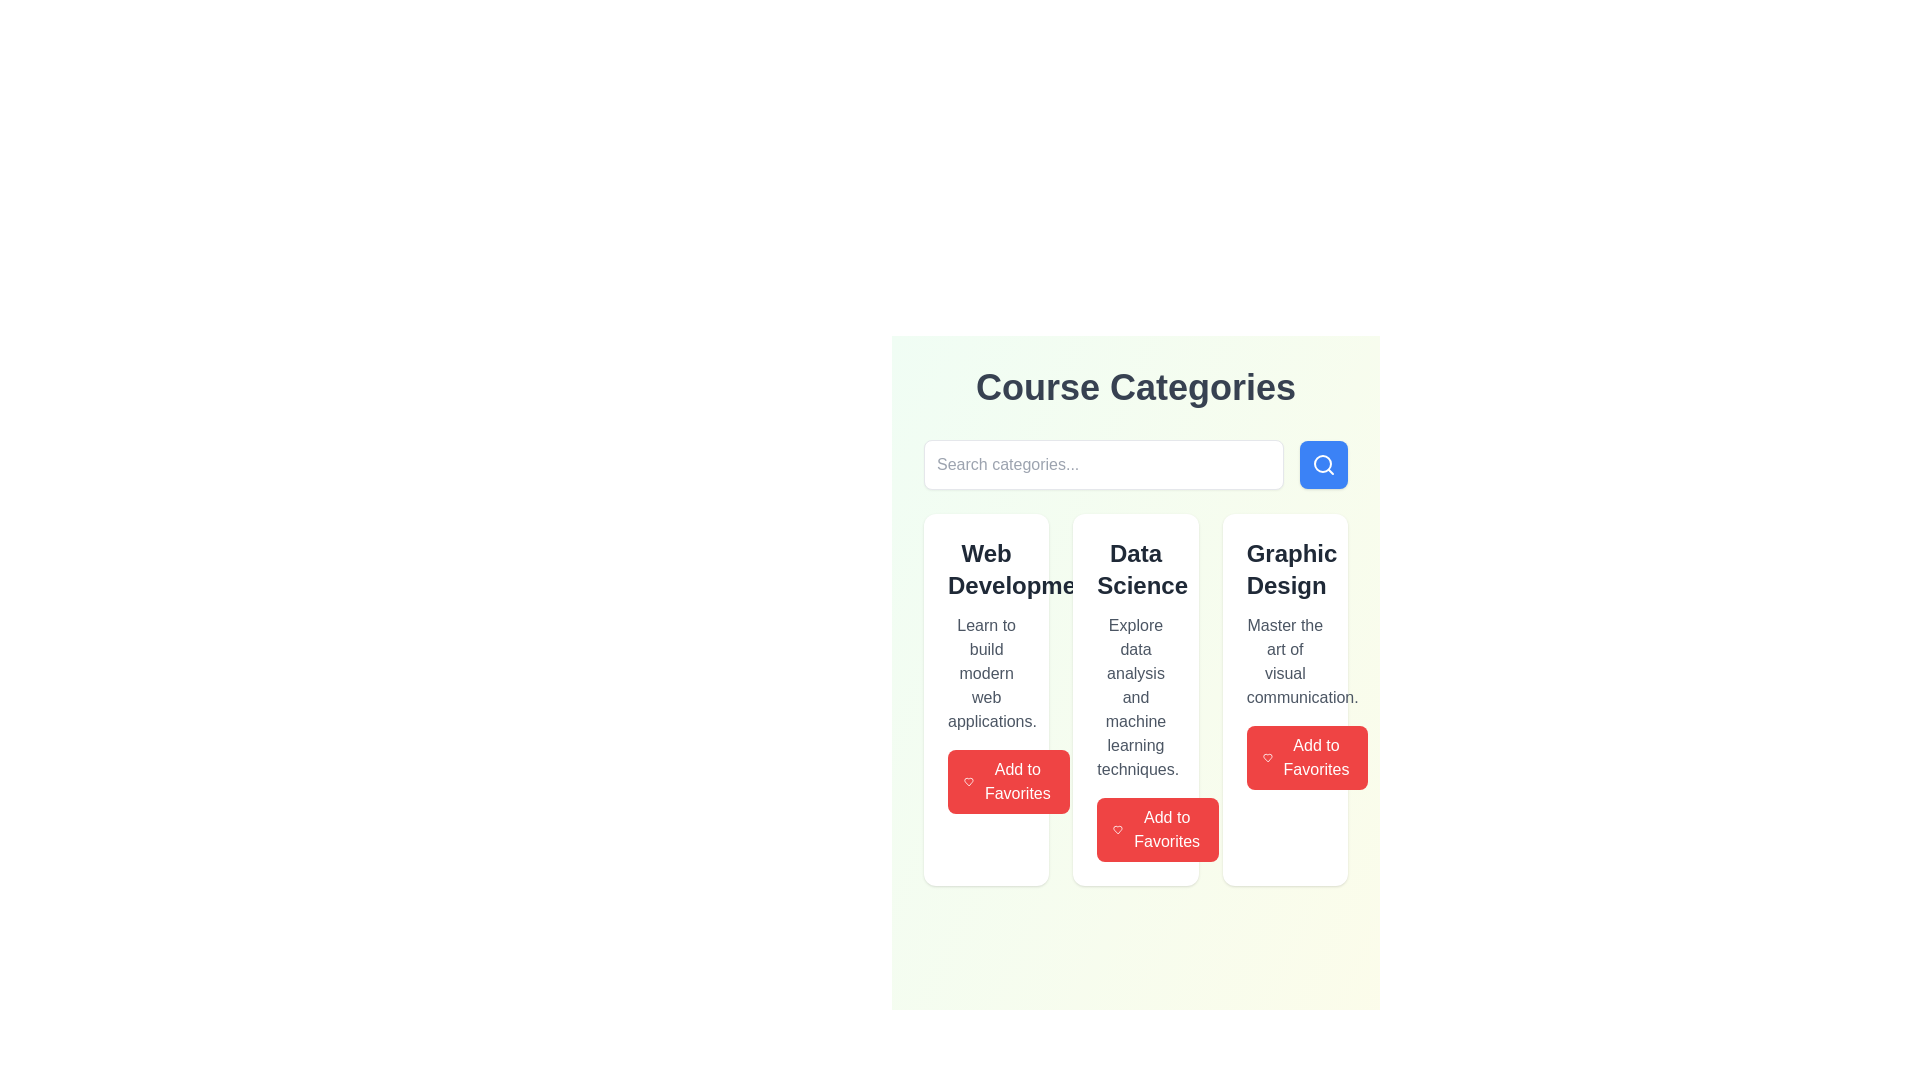  Describe the element at coordinates (986, 570) in the screenshot. I see `the Text heading at the top of the course card, summarizing the course's subject` at that location.